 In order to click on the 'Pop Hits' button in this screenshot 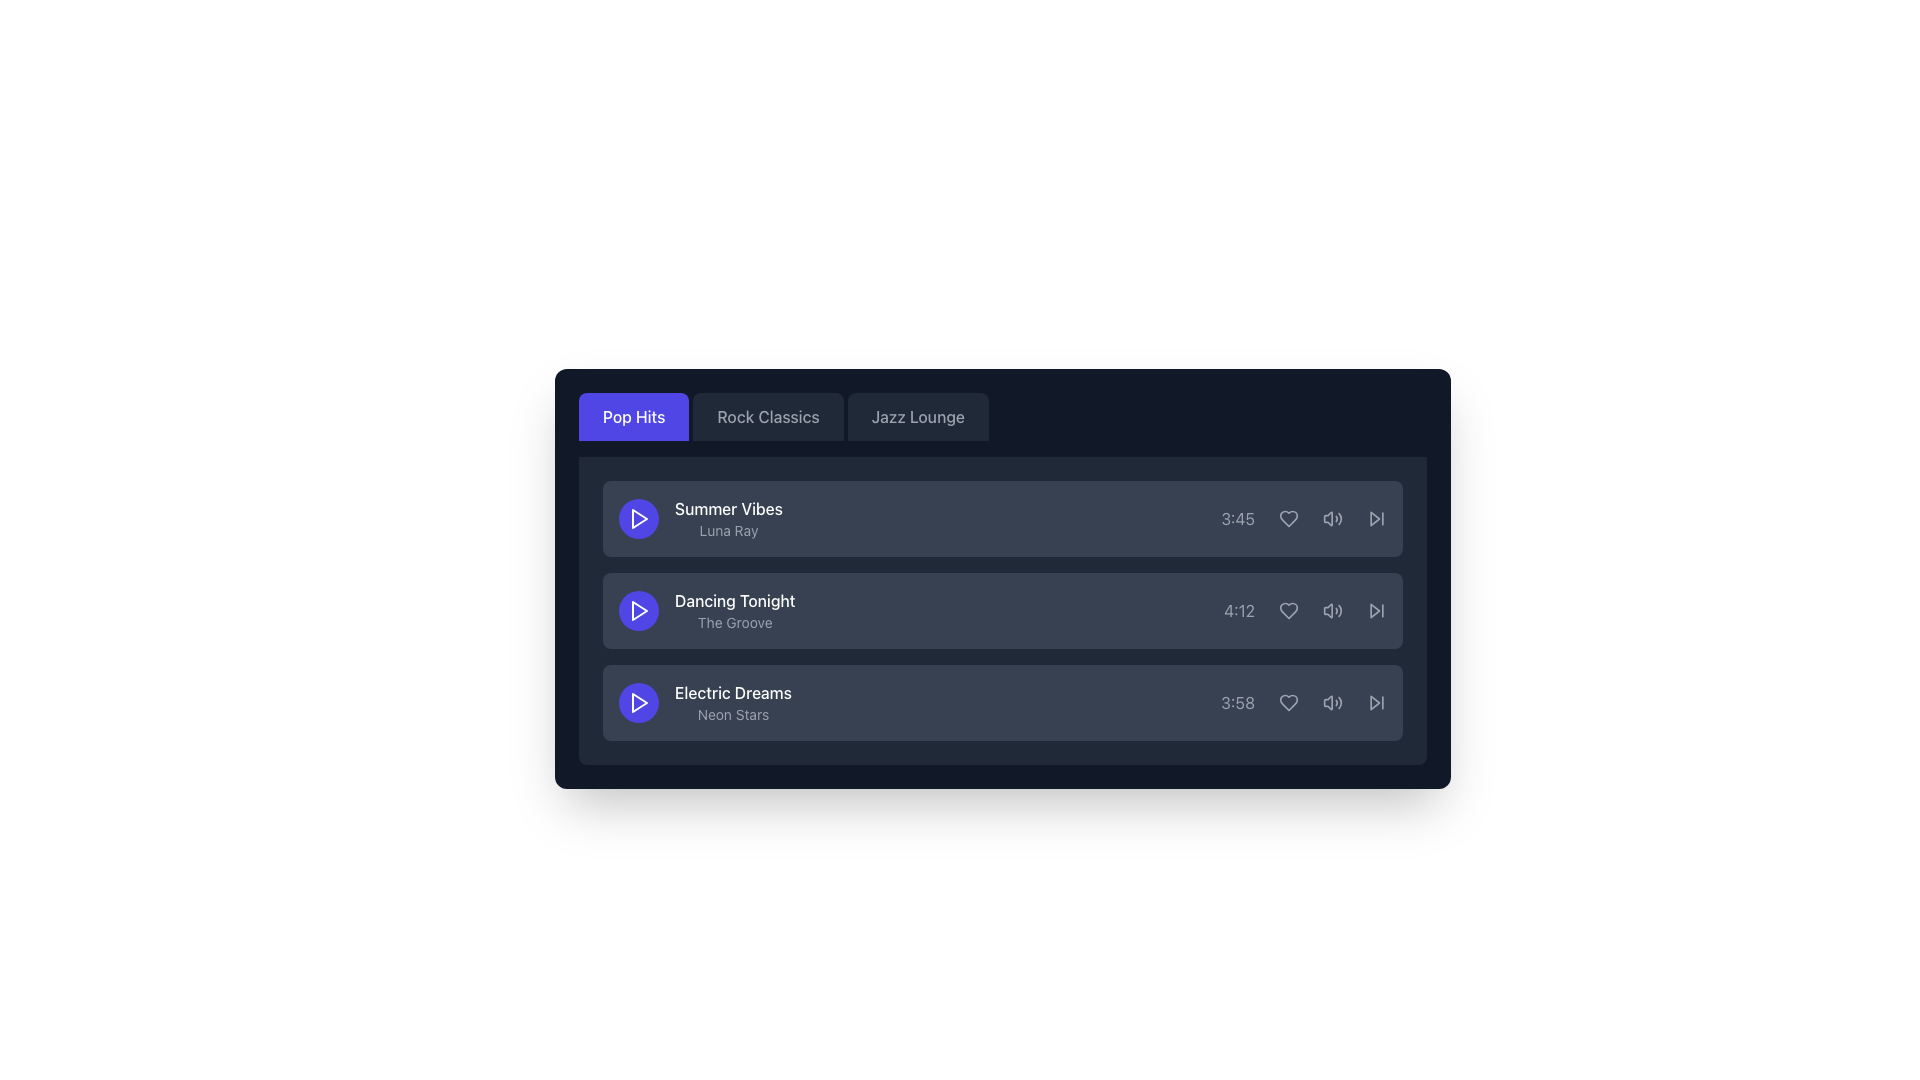, I will do `click(633, 415)`.